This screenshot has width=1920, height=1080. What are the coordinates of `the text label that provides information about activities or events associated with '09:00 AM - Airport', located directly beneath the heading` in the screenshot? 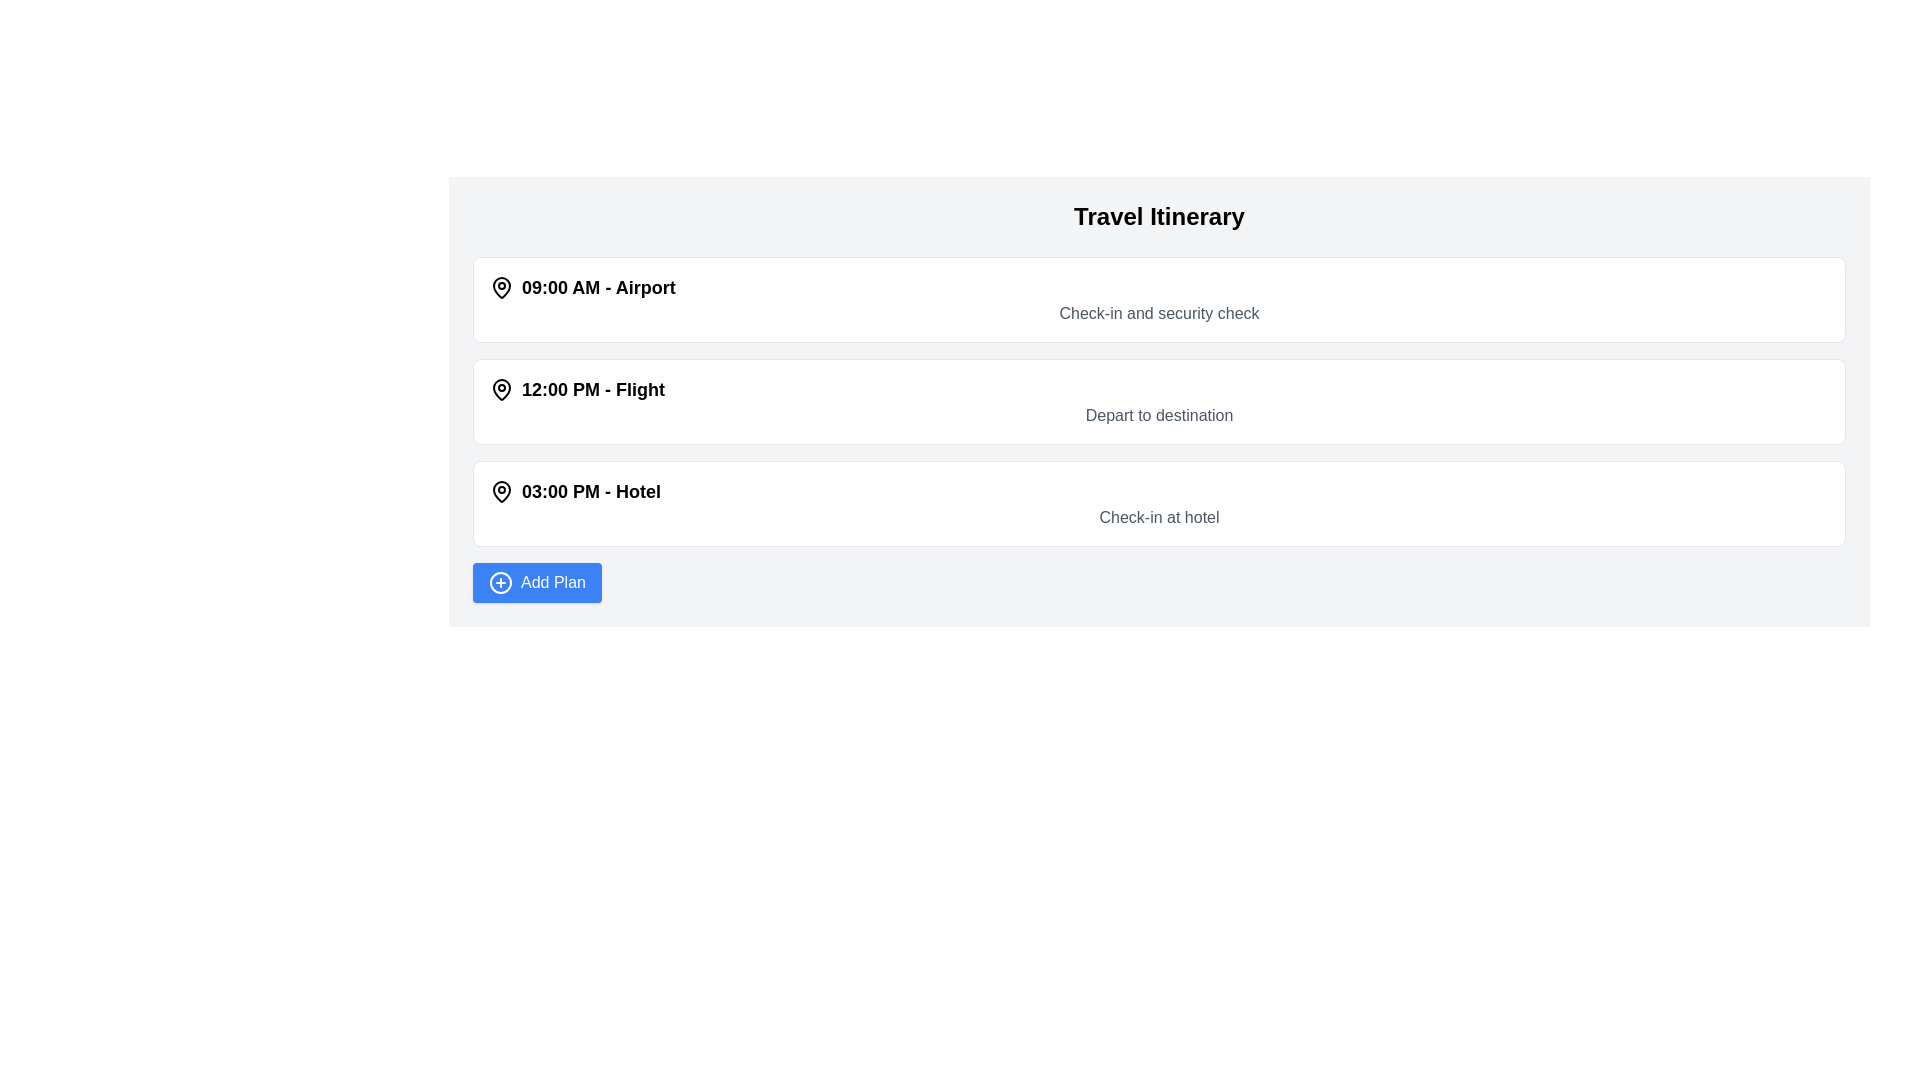 It's located at (1159, 313).